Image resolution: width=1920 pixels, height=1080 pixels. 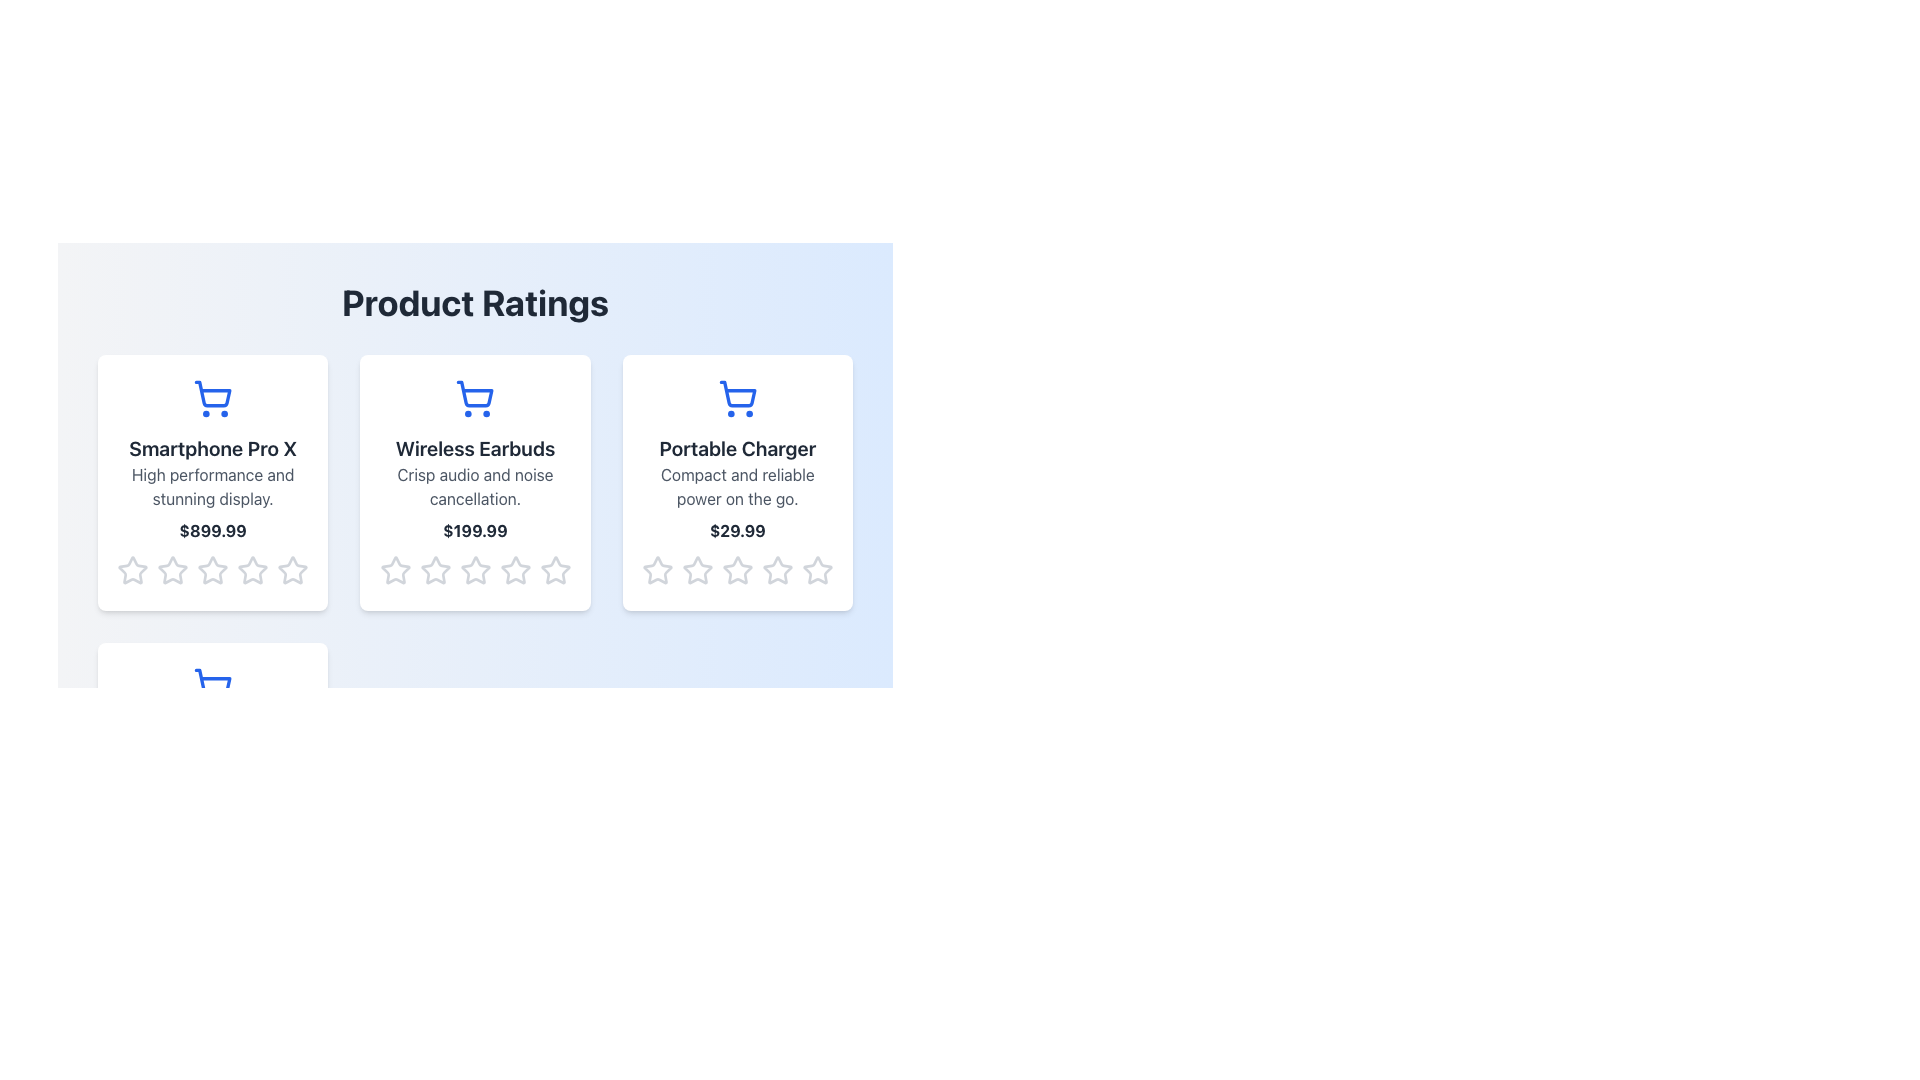 I want to click on the third star in the rating component at the bottom of the 'Smartphone Pro X' product card, so click(x=213, y=570).